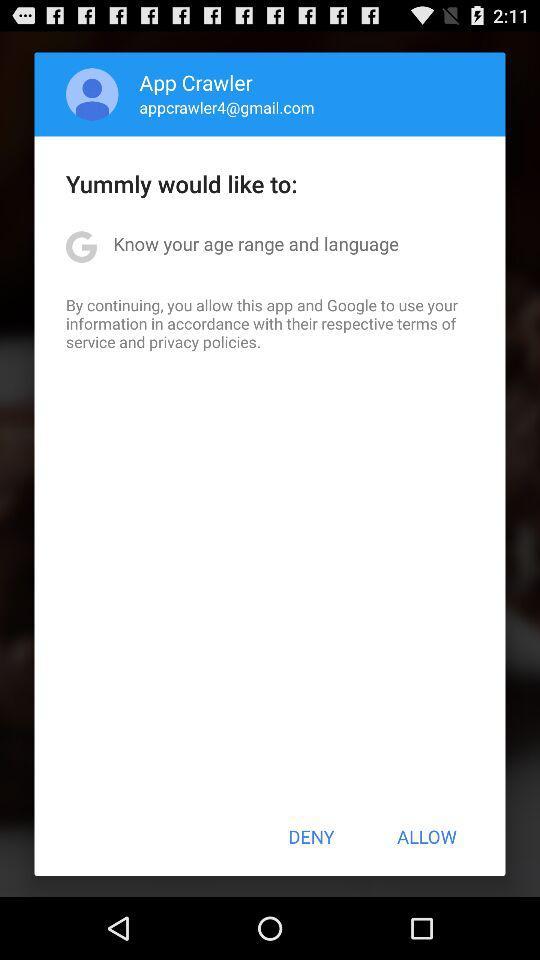 The image size is (540, 960). I want to click on appcrawler4@gmail.com app, so click(226, 107).